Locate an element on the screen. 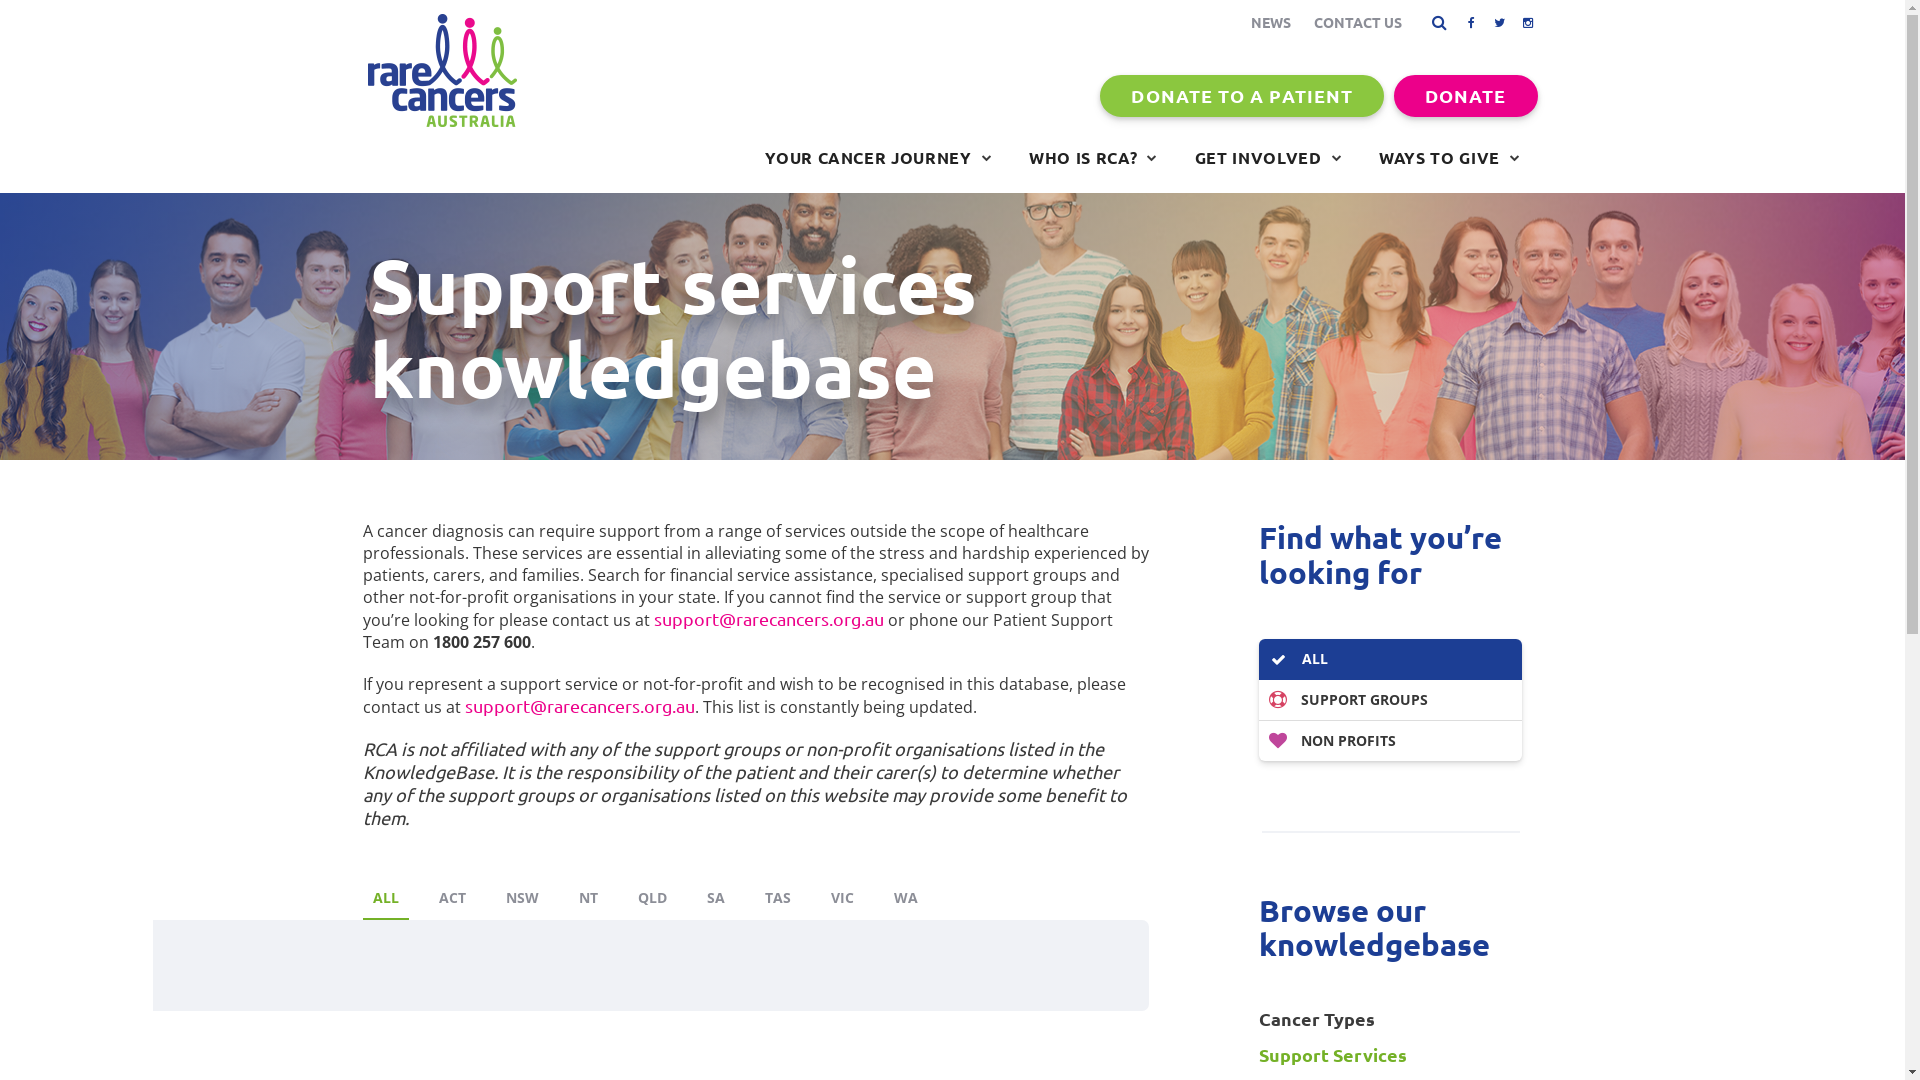  'DONATE' is located at coordinates (1465, 96).